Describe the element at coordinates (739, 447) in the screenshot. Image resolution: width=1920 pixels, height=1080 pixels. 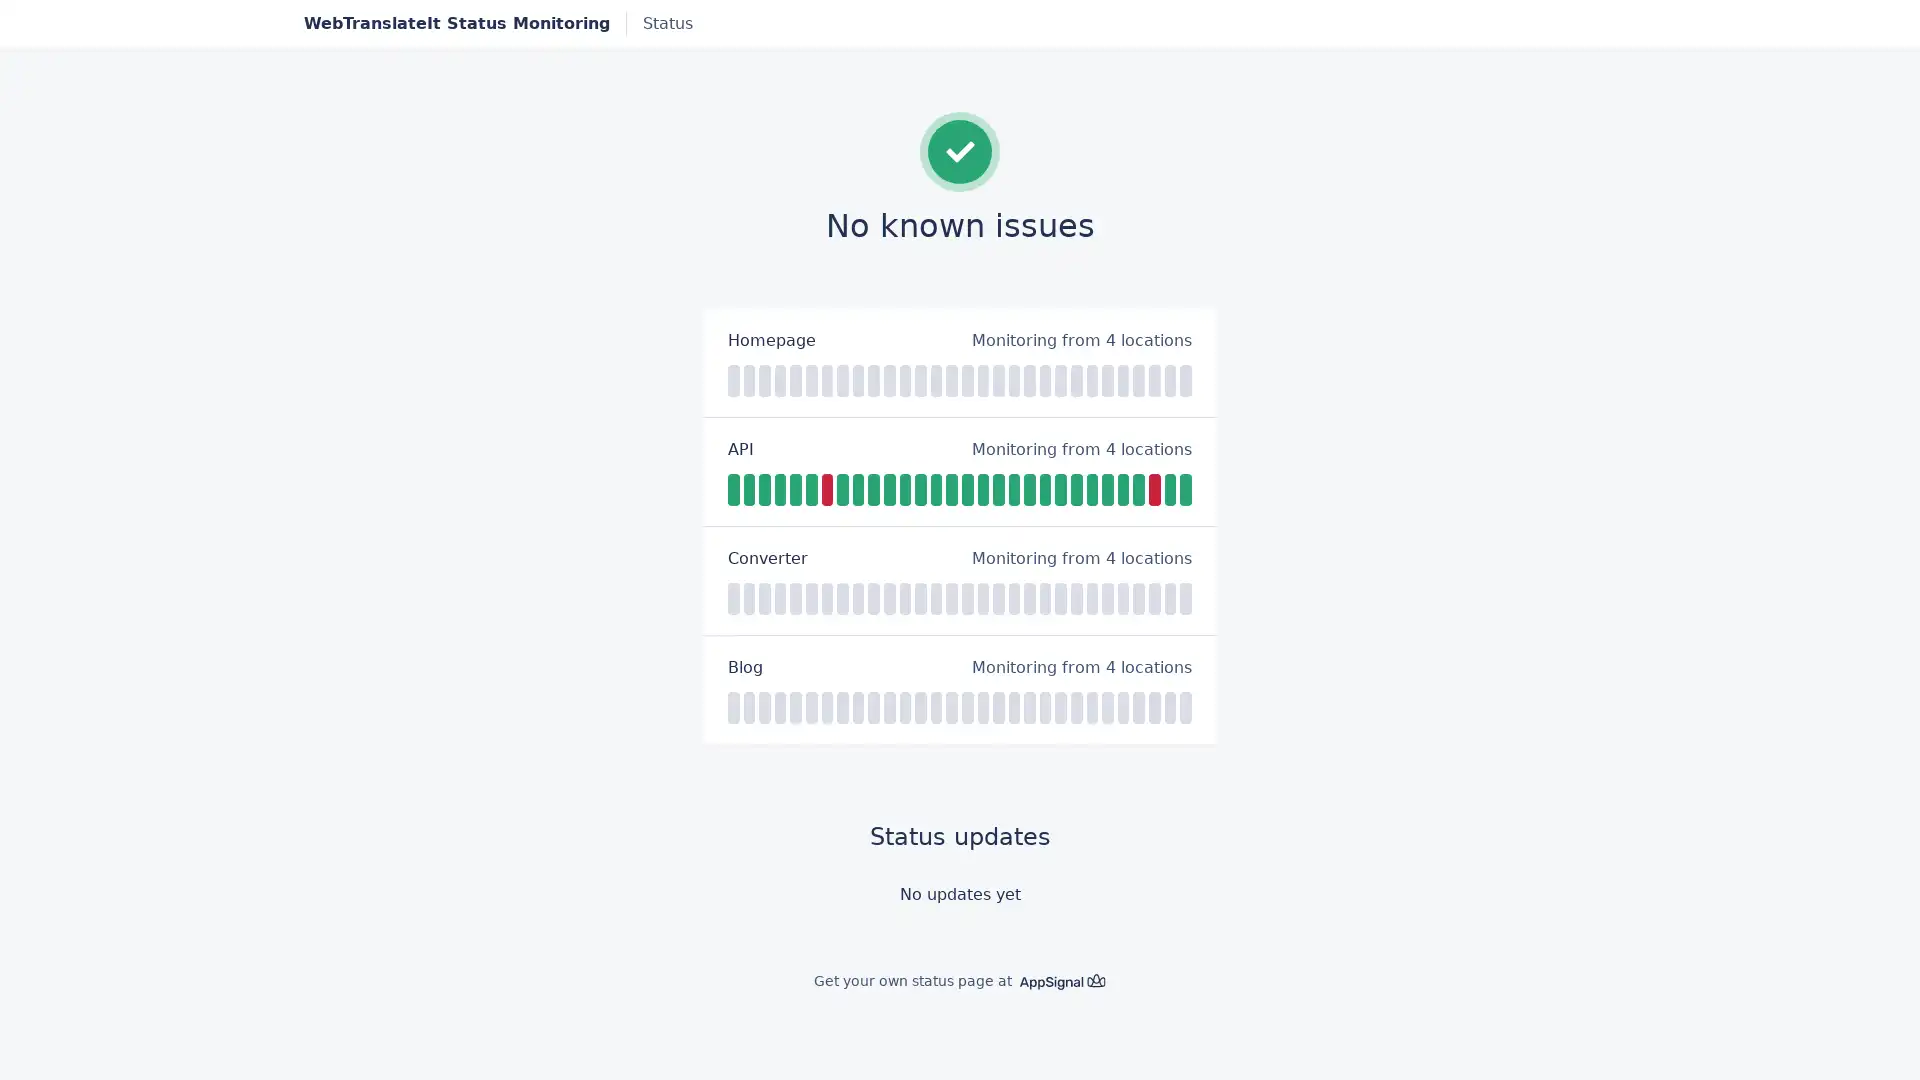
I see `API` at that location.